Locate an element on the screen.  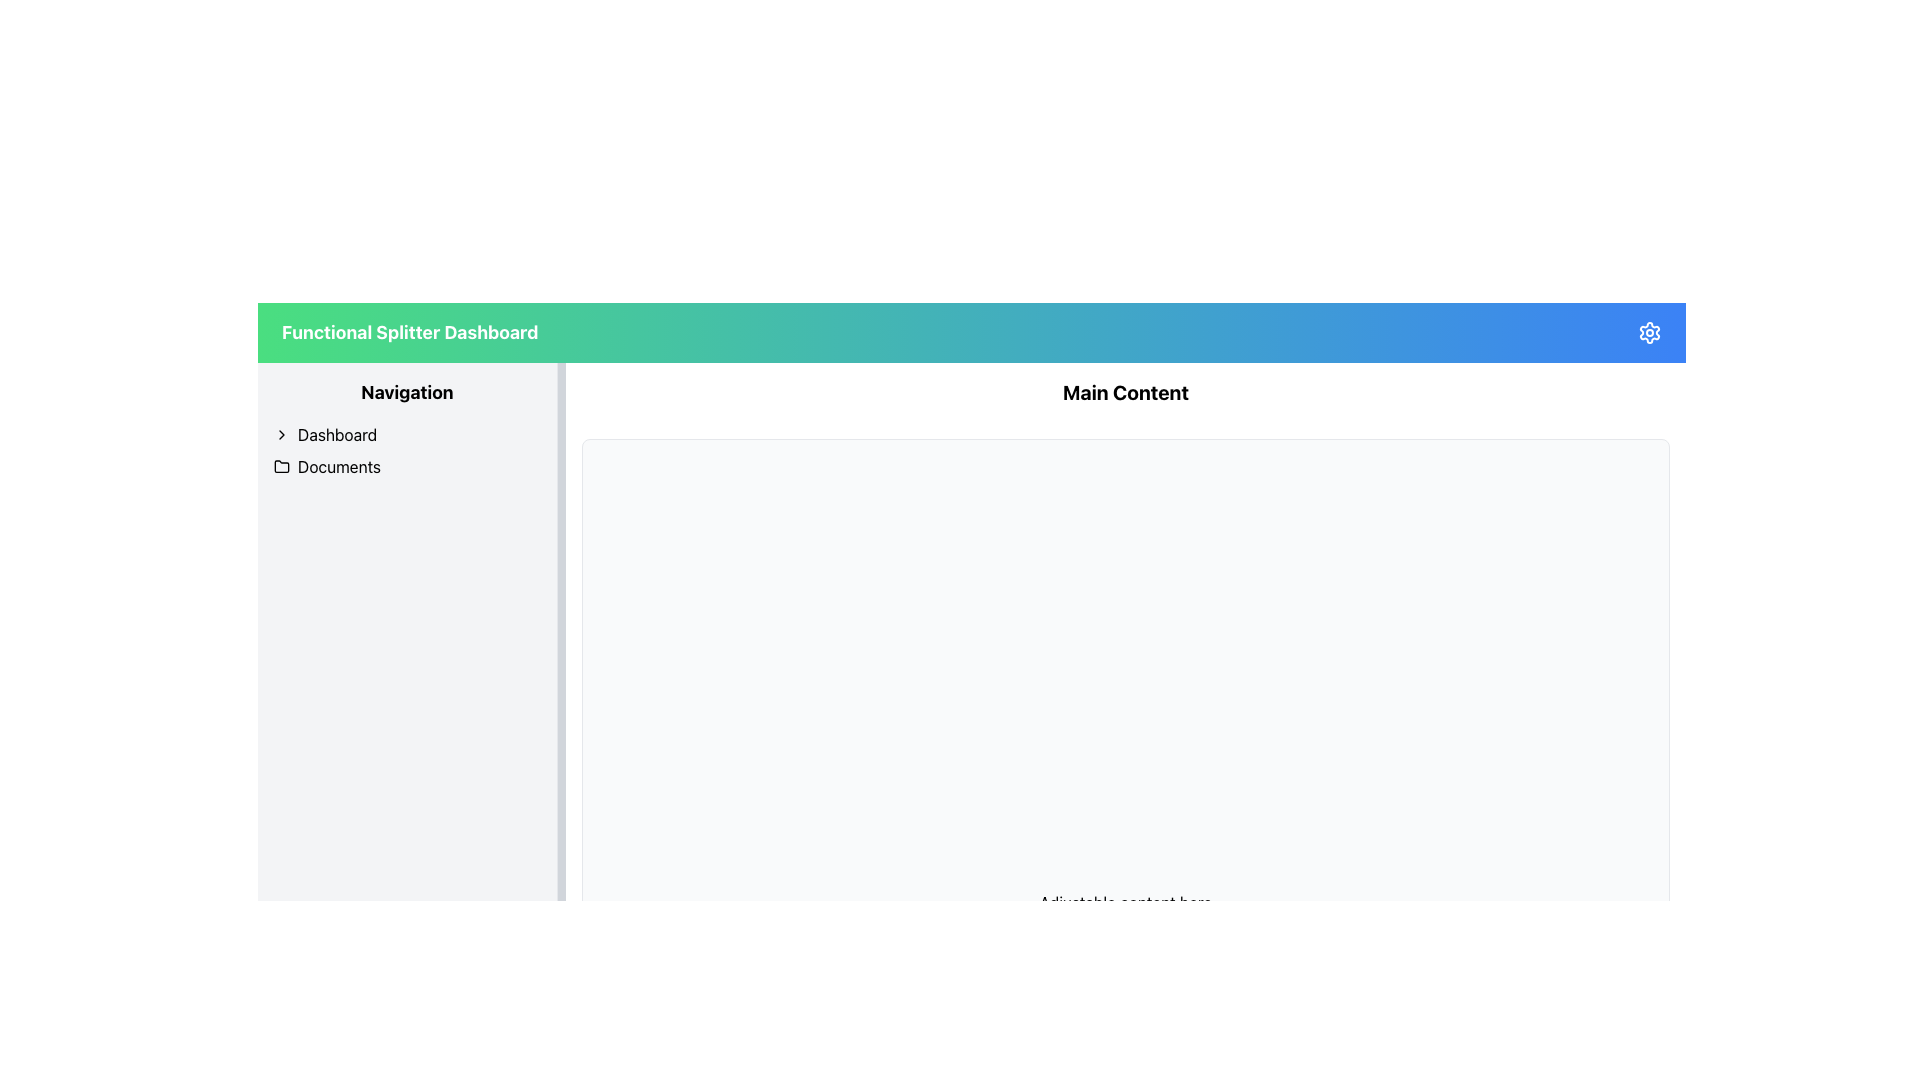
the settings gear icon located at the top-right corner of the header bar is located at coordinates (1650, 331).